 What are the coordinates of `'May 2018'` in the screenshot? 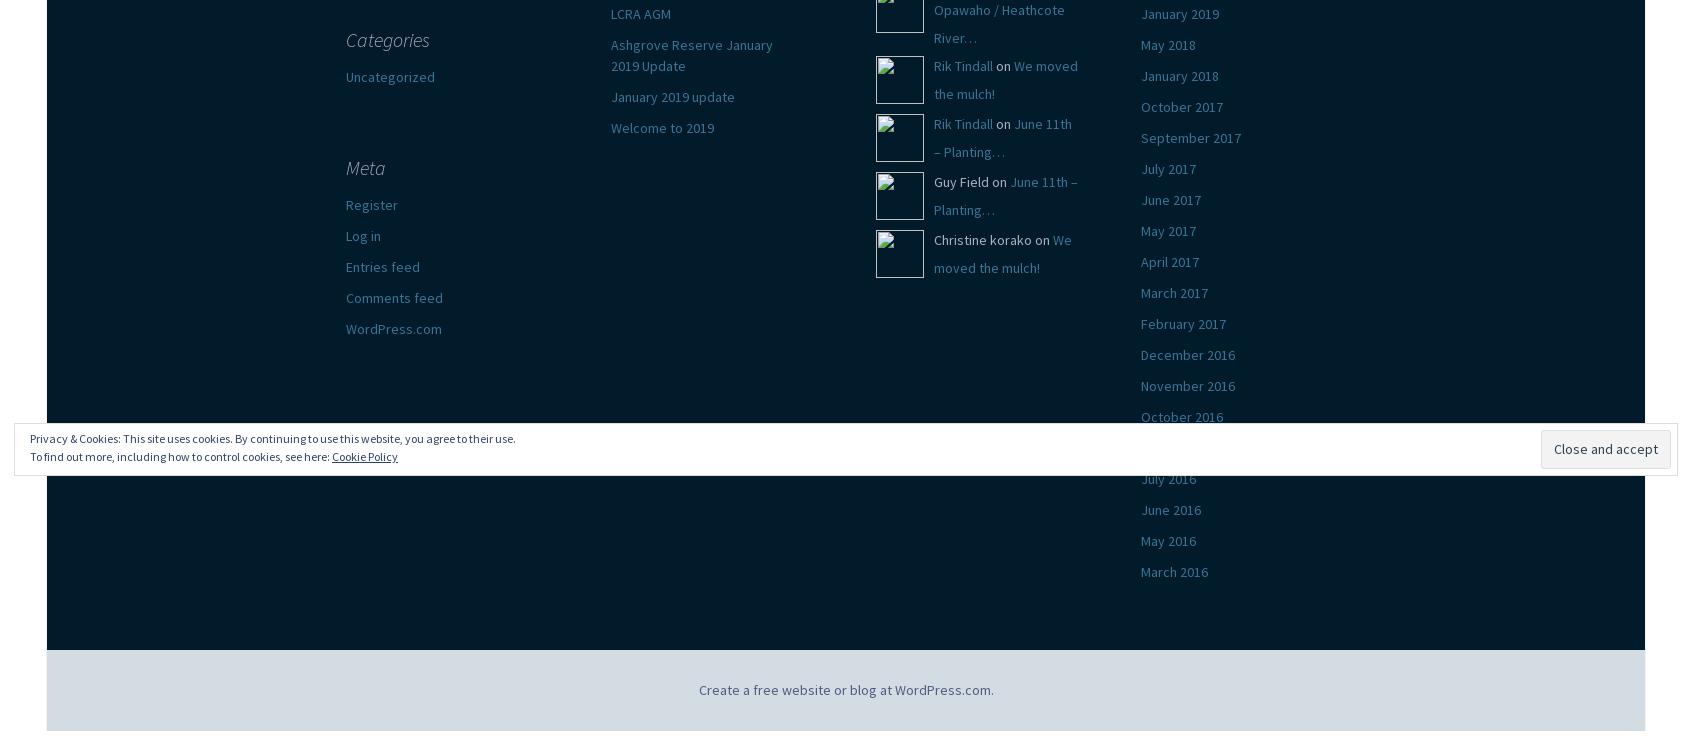 It's located at (1167, 44).